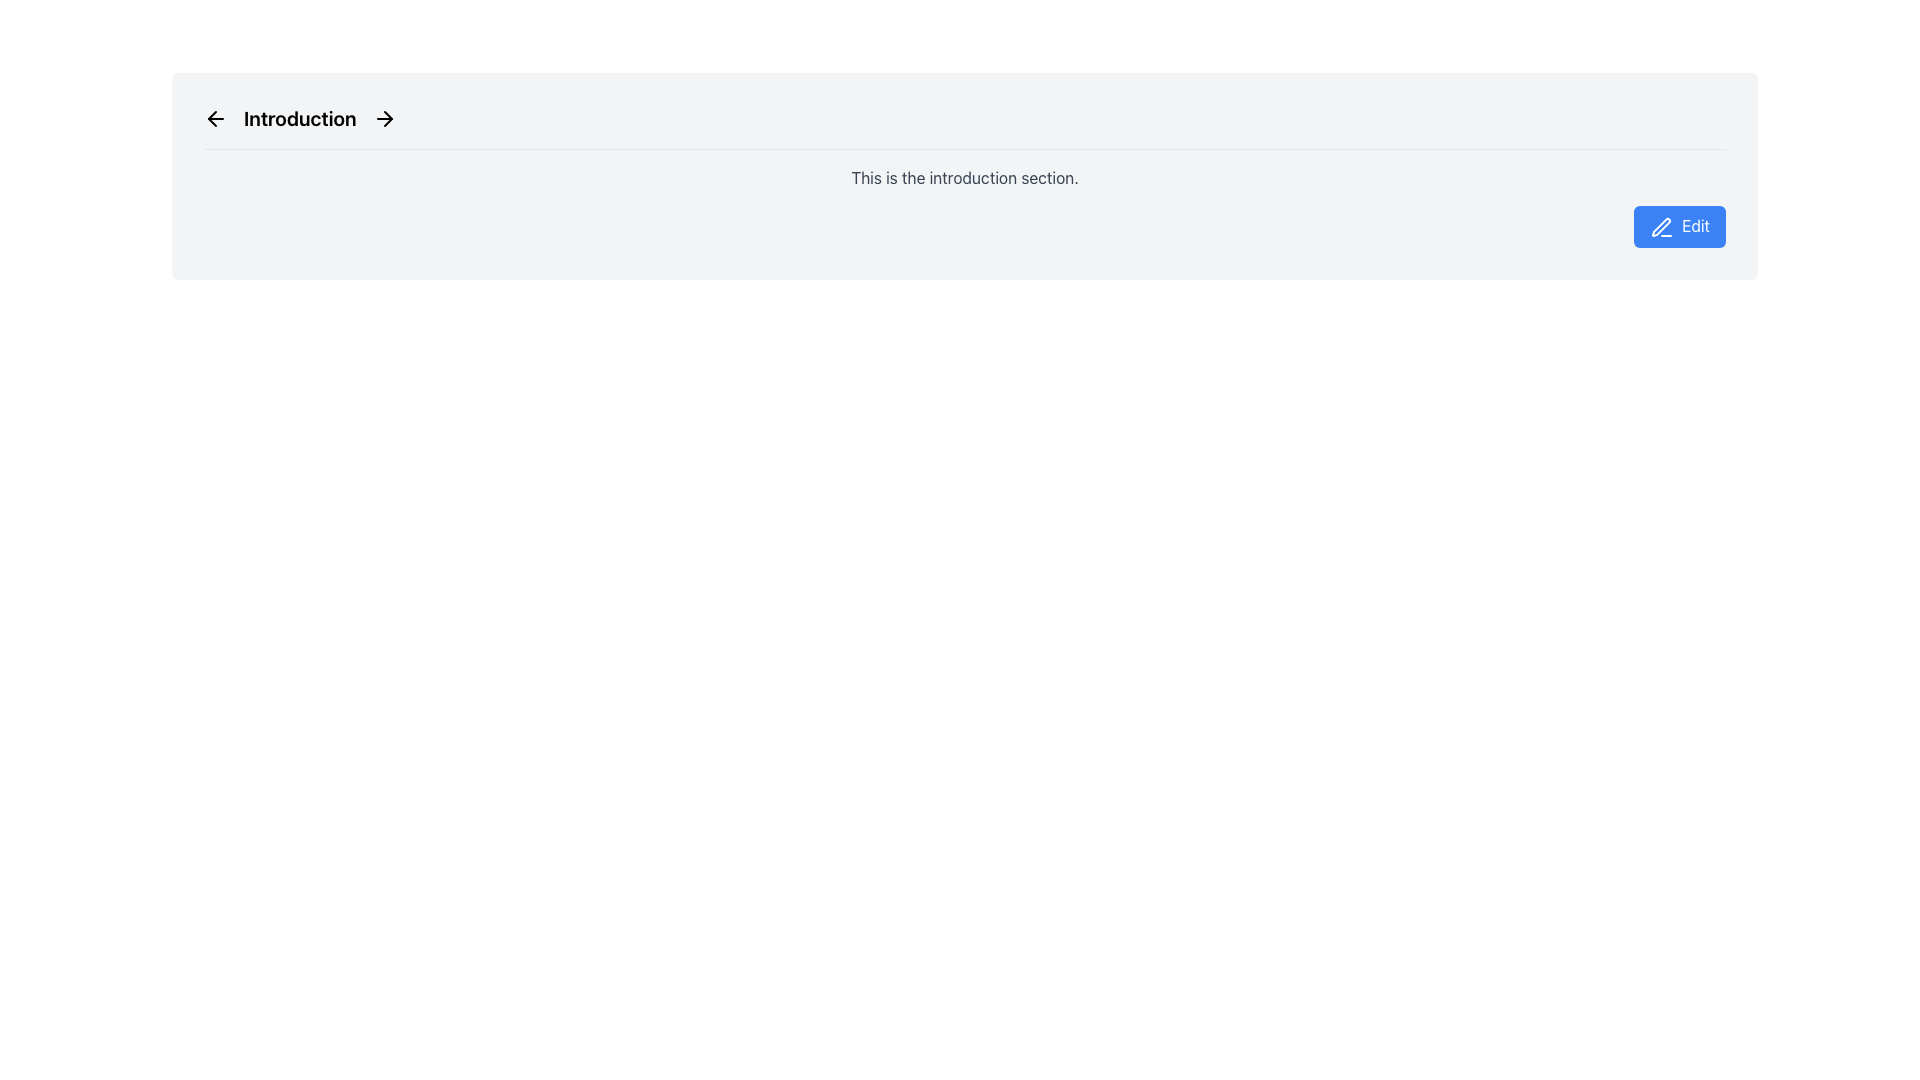  Describe the element at coordinates (384, 119) in the screenshot. I see `the right-pointing arrow icon located next to the 'Introduction' text in the header` at that location.